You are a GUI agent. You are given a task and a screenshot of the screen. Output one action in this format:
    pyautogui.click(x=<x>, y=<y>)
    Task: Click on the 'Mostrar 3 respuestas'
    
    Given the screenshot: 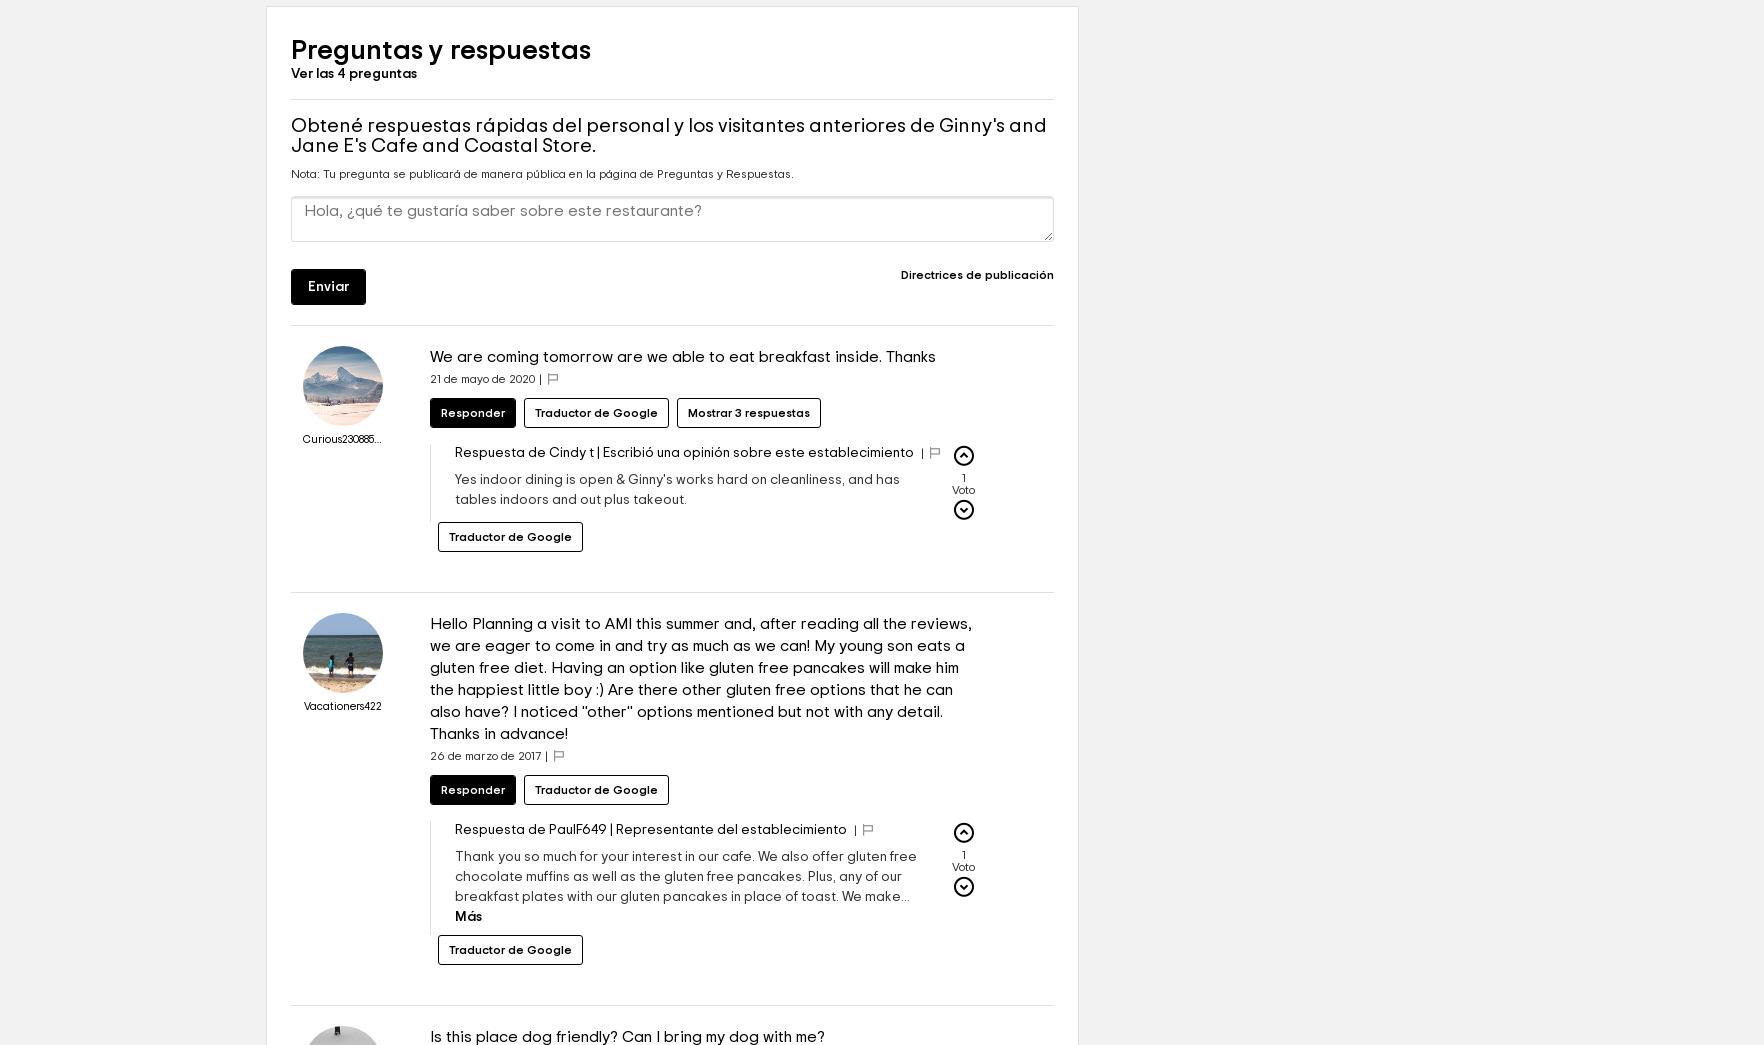 What is the action you would take?
    pyautogui.click(x=748, y=471)
    